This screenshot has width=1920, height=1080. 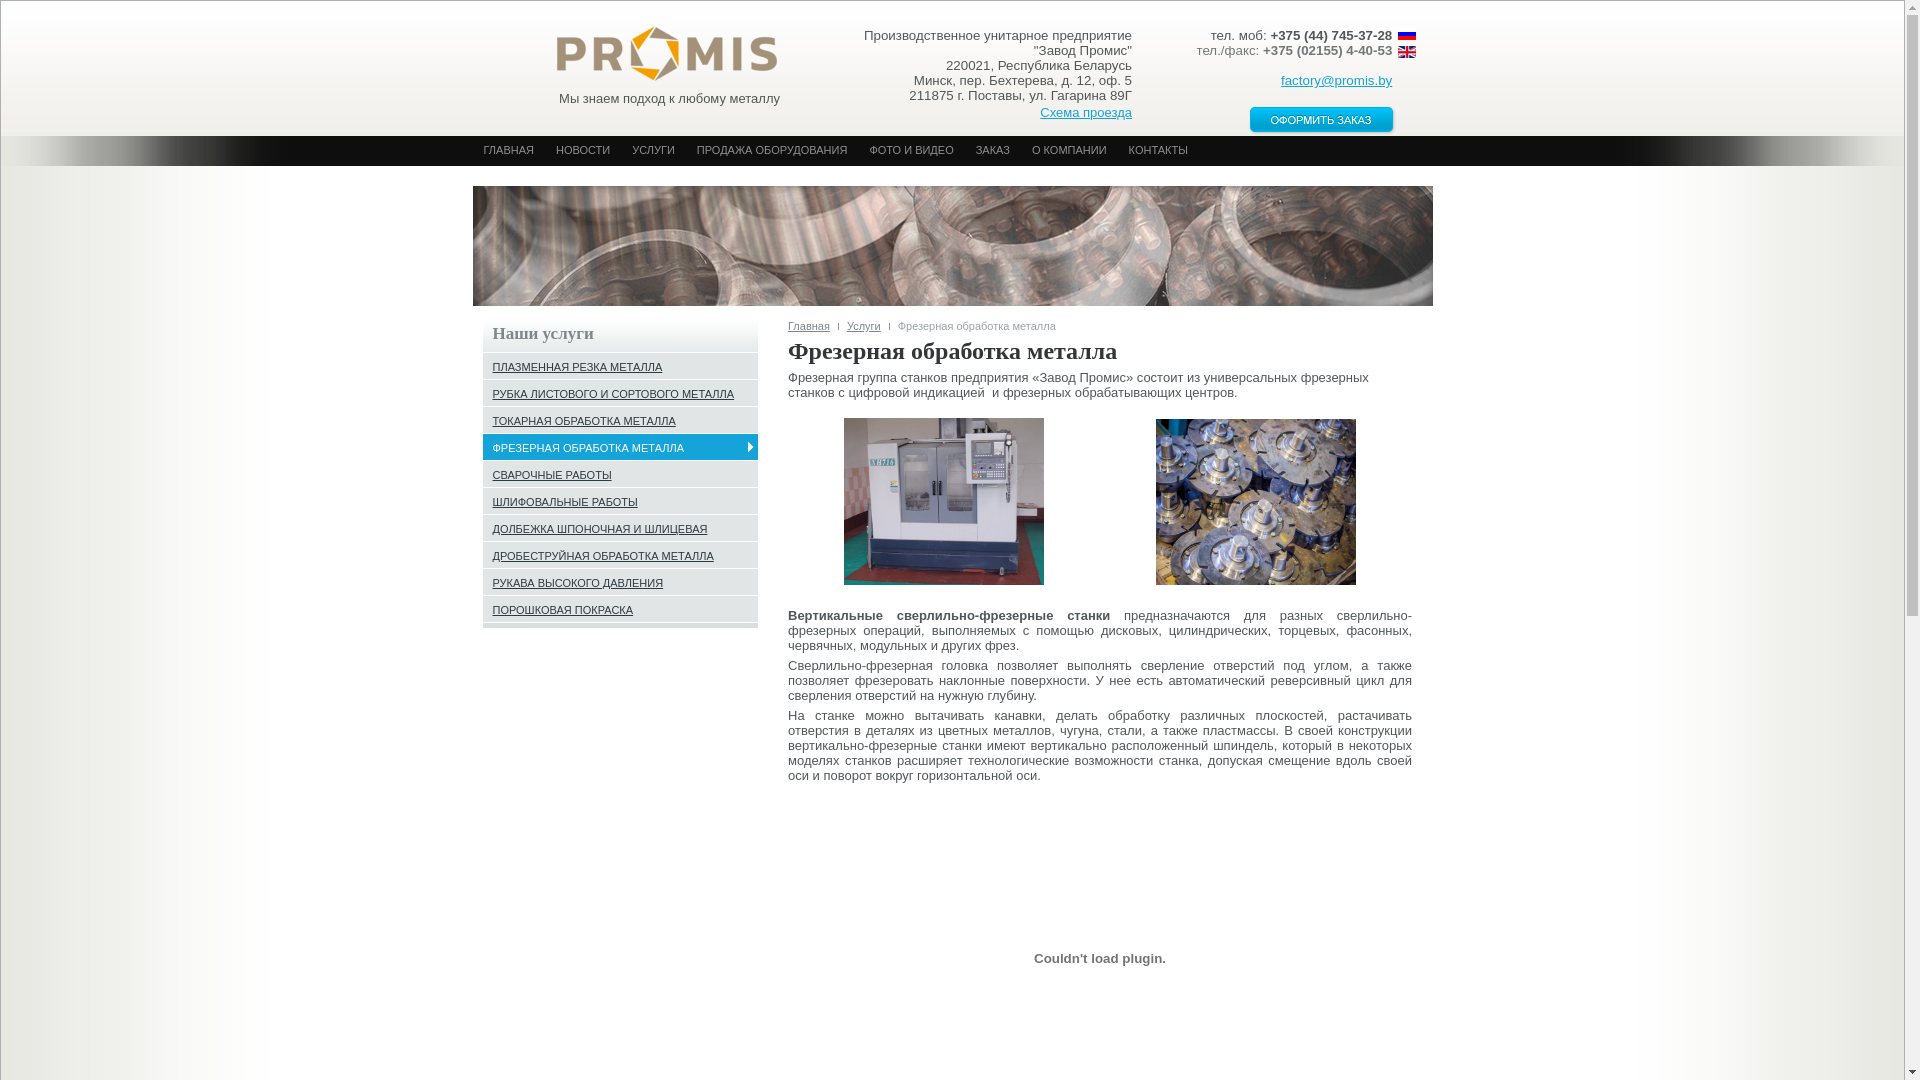 I want to click on '                      ', so click(x=657, y=46).